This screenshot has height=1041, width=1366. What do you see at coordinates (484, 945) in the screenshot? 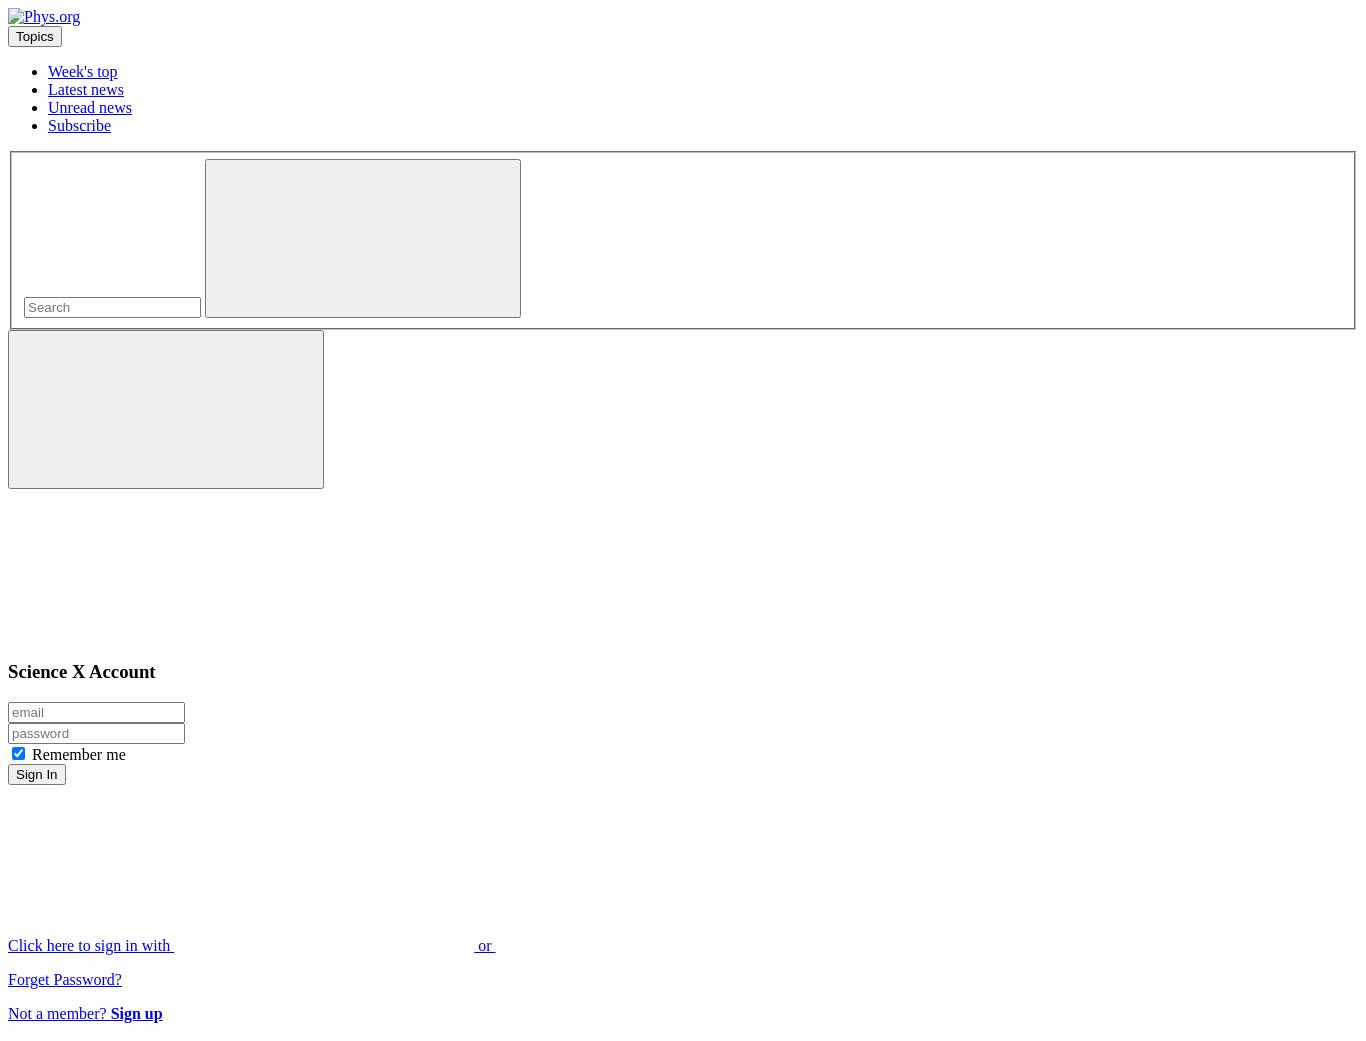
I see `'or'` at bounding box center [484, 945].